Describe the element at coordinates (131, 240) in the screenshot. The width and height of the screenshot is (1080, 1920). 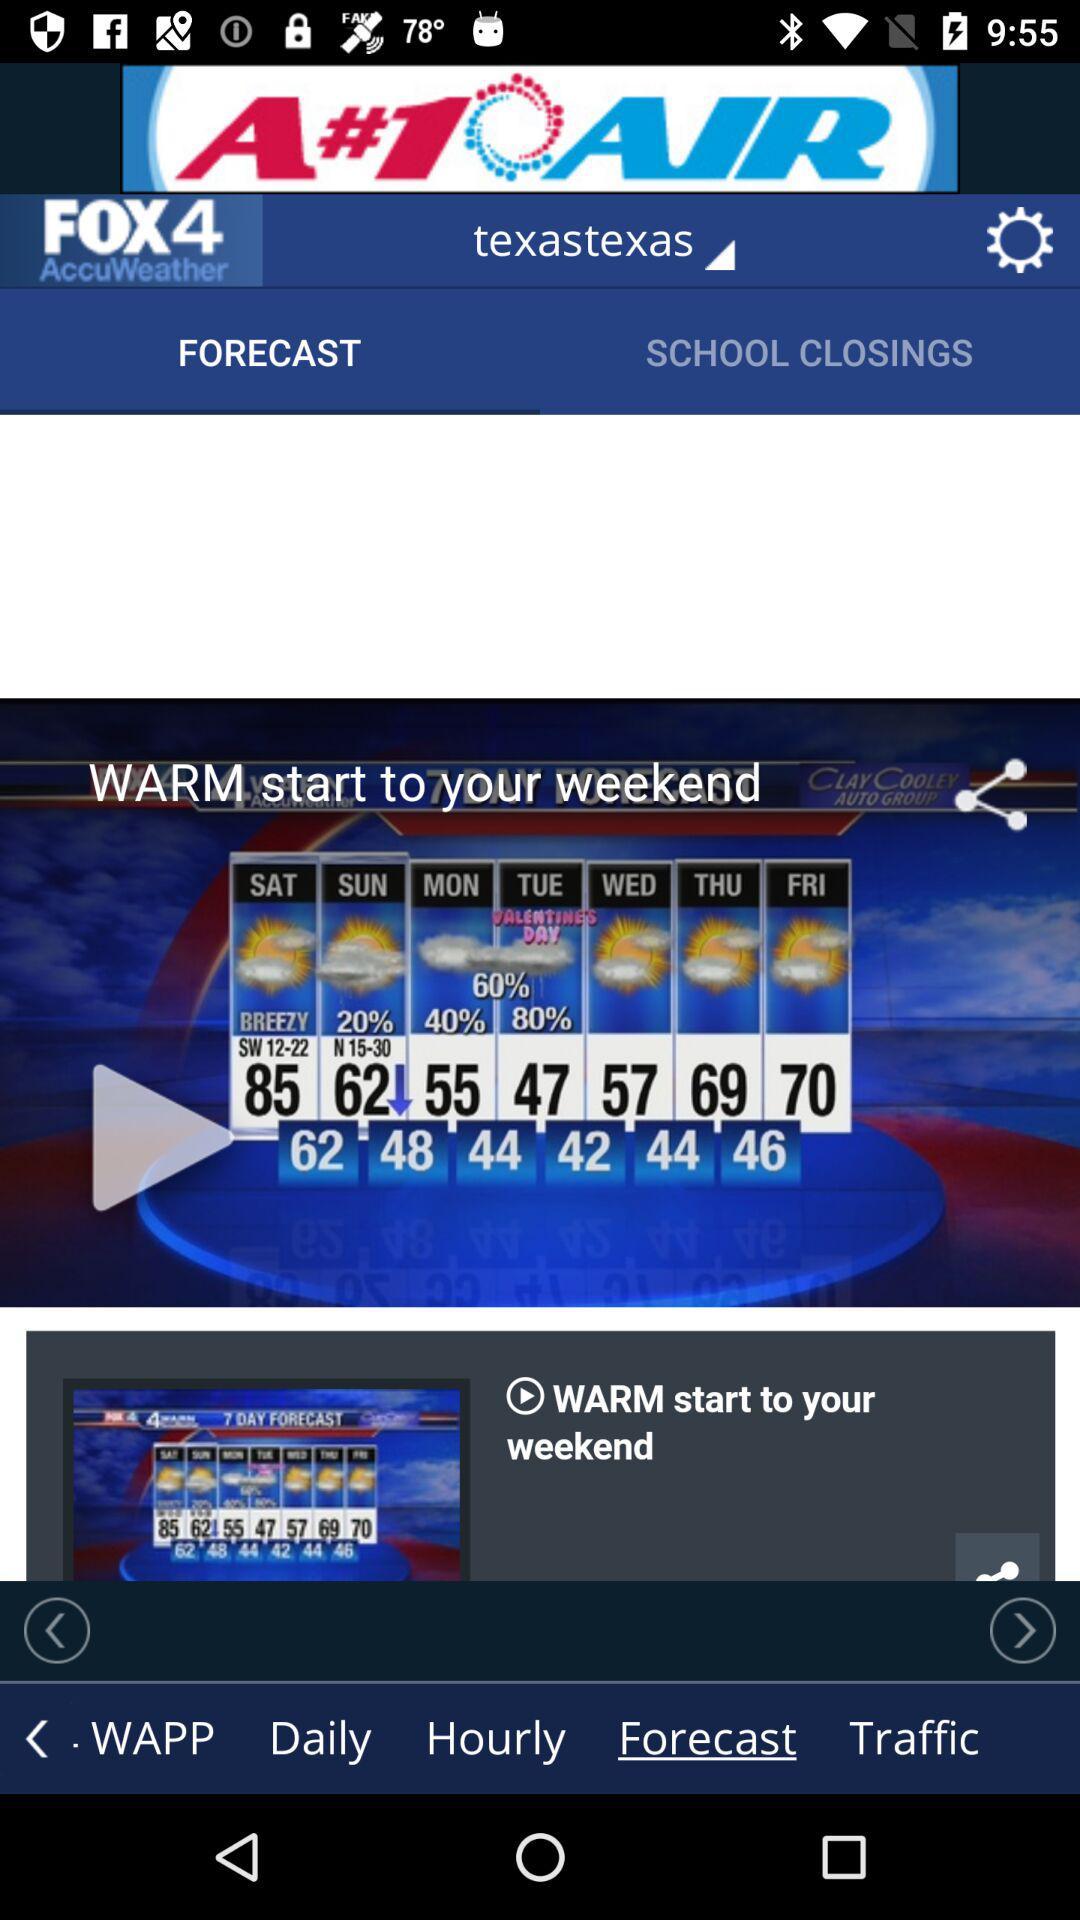
I see `that page` at that location.